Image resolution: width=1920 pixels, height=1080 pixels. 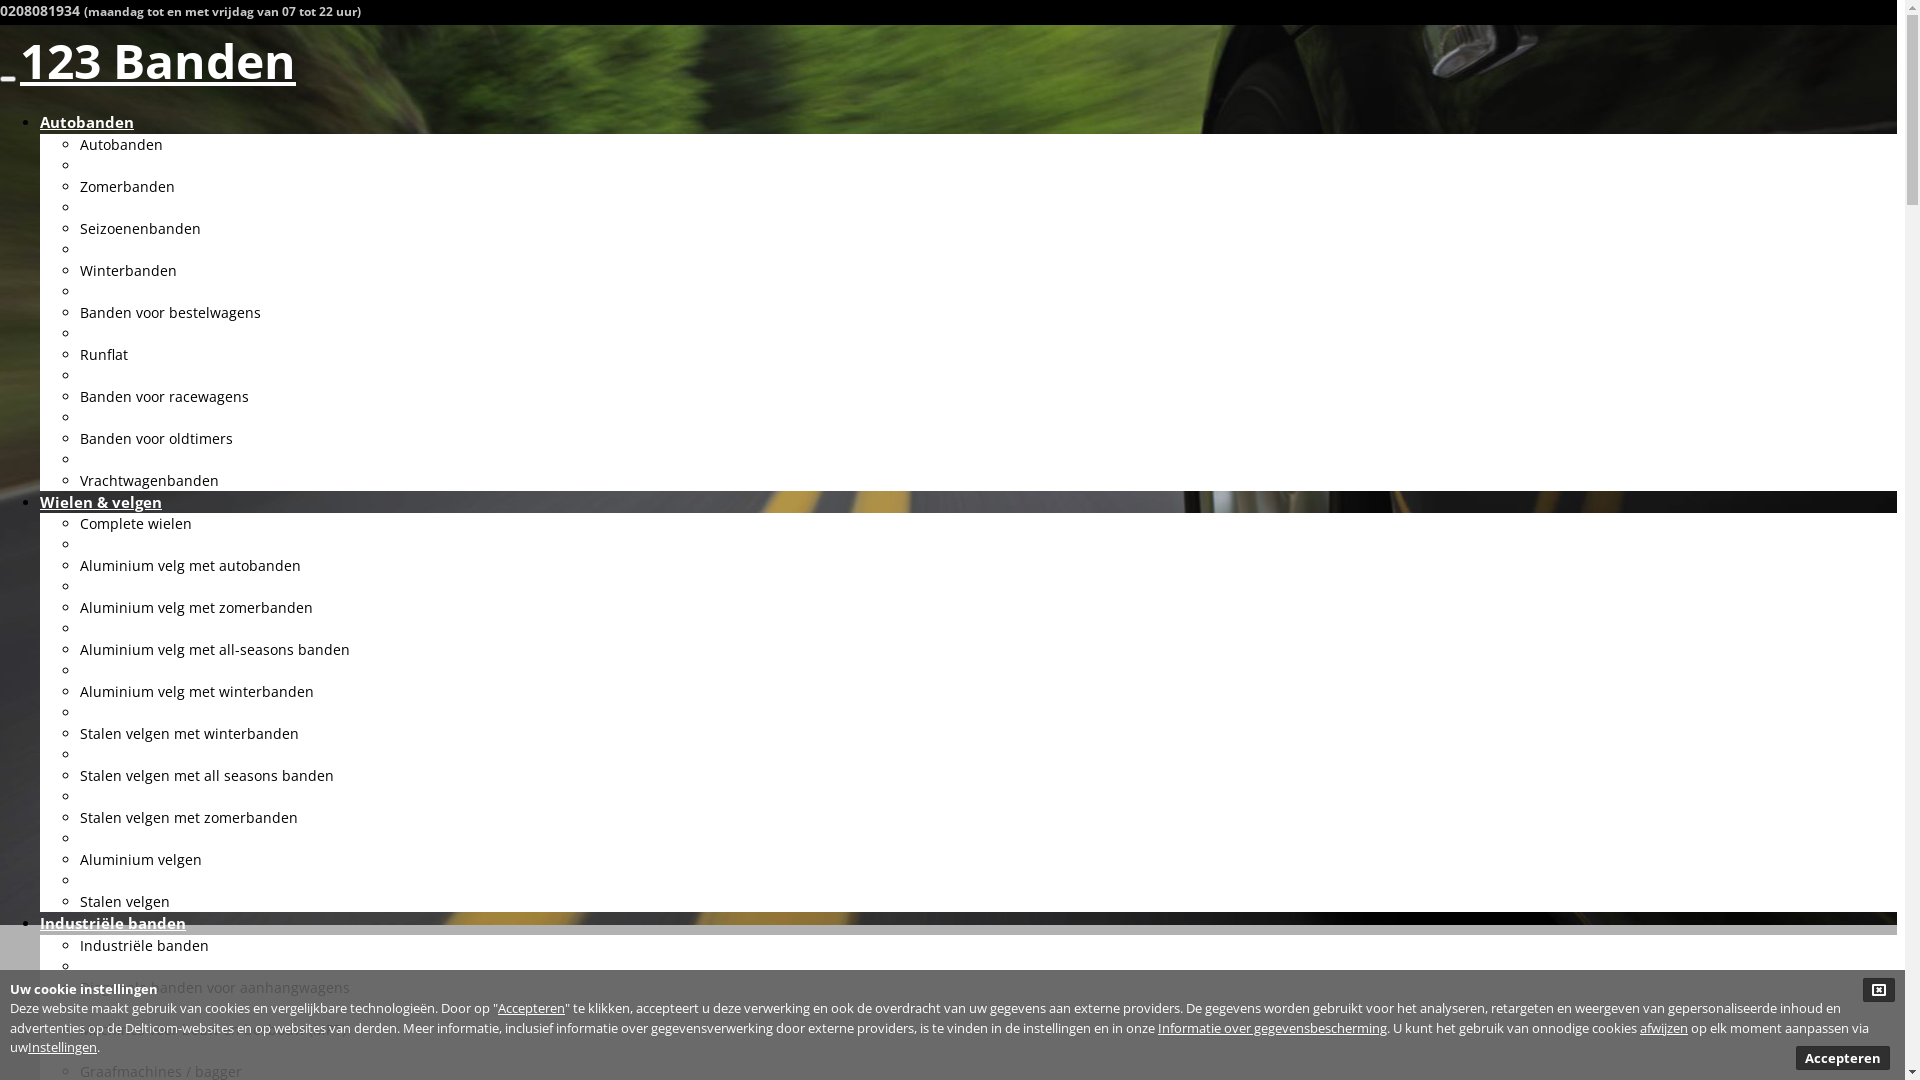 What do you see at coordinates (126, 185) in the screenshot?
I see `'Zomerbanden'` at bounding box center [126, 185].